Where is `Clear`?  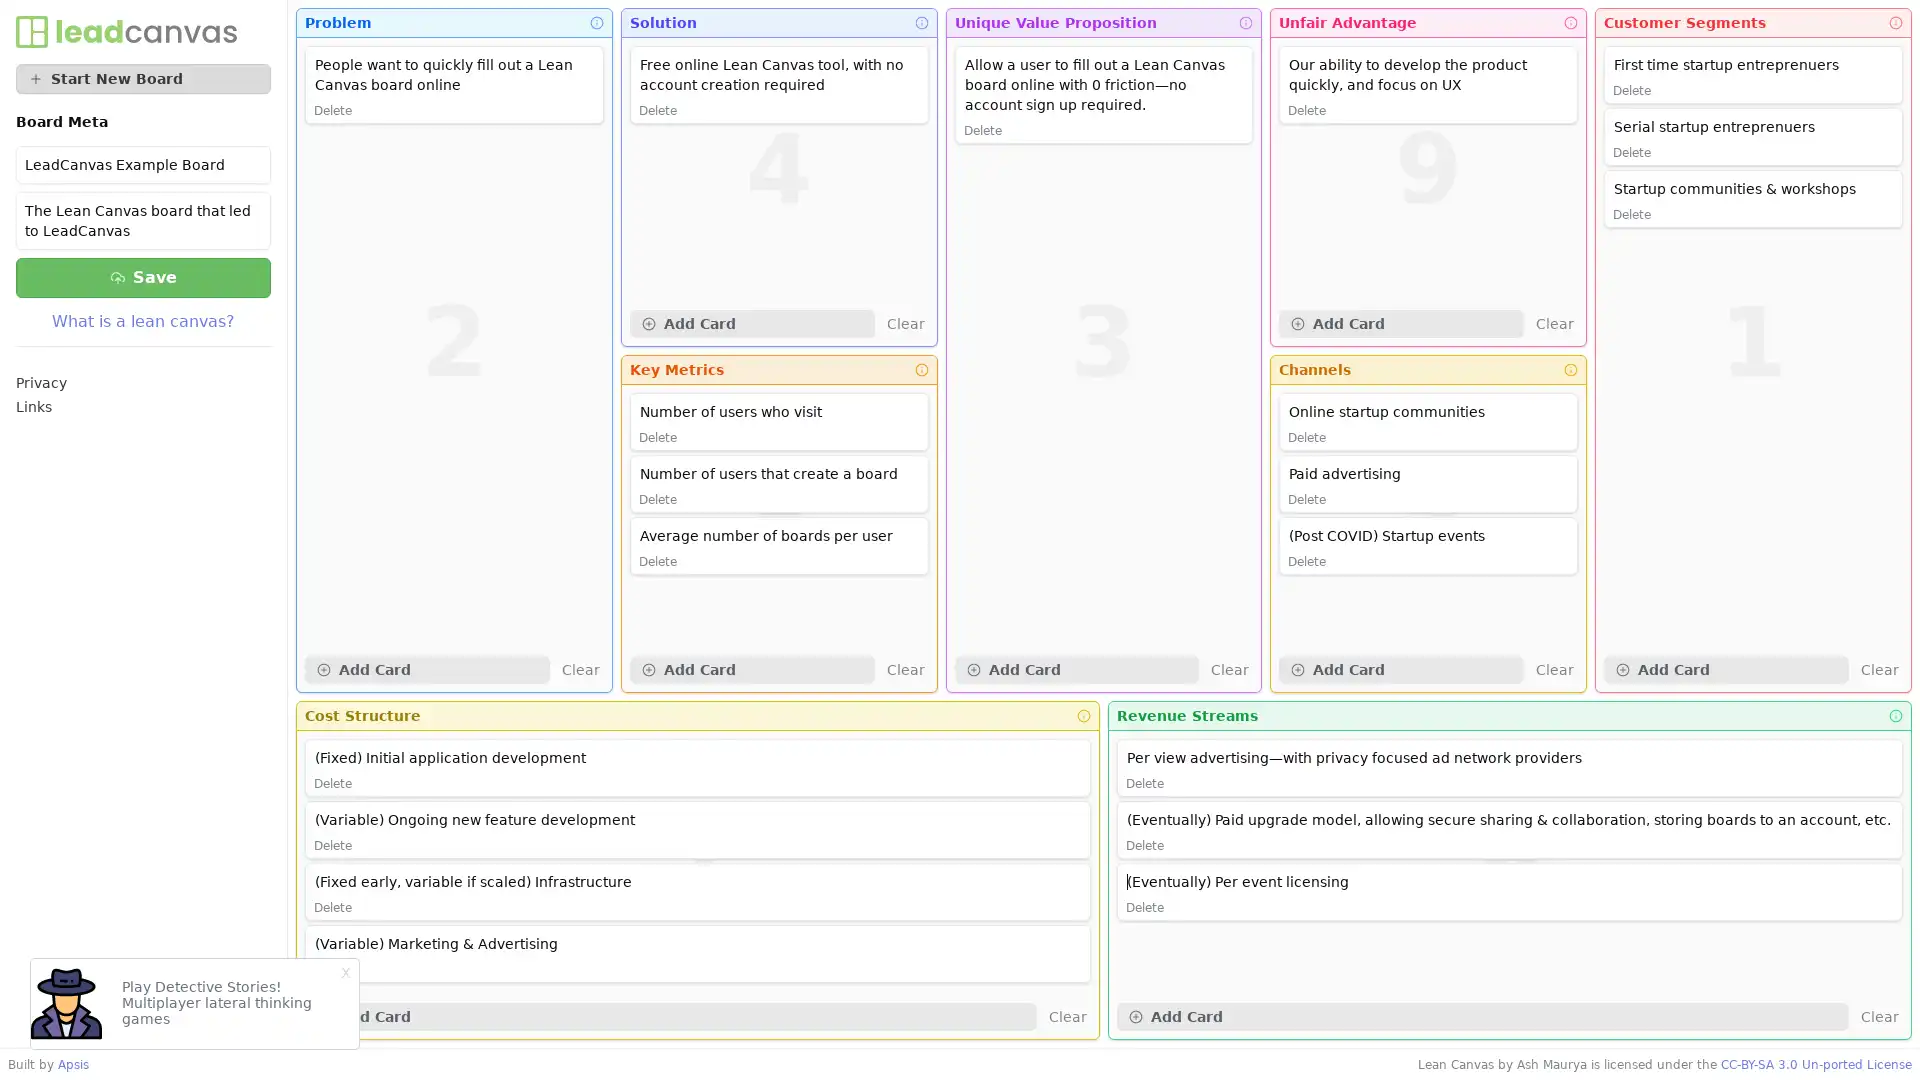 Clear is located at coordinates (1879, 670).